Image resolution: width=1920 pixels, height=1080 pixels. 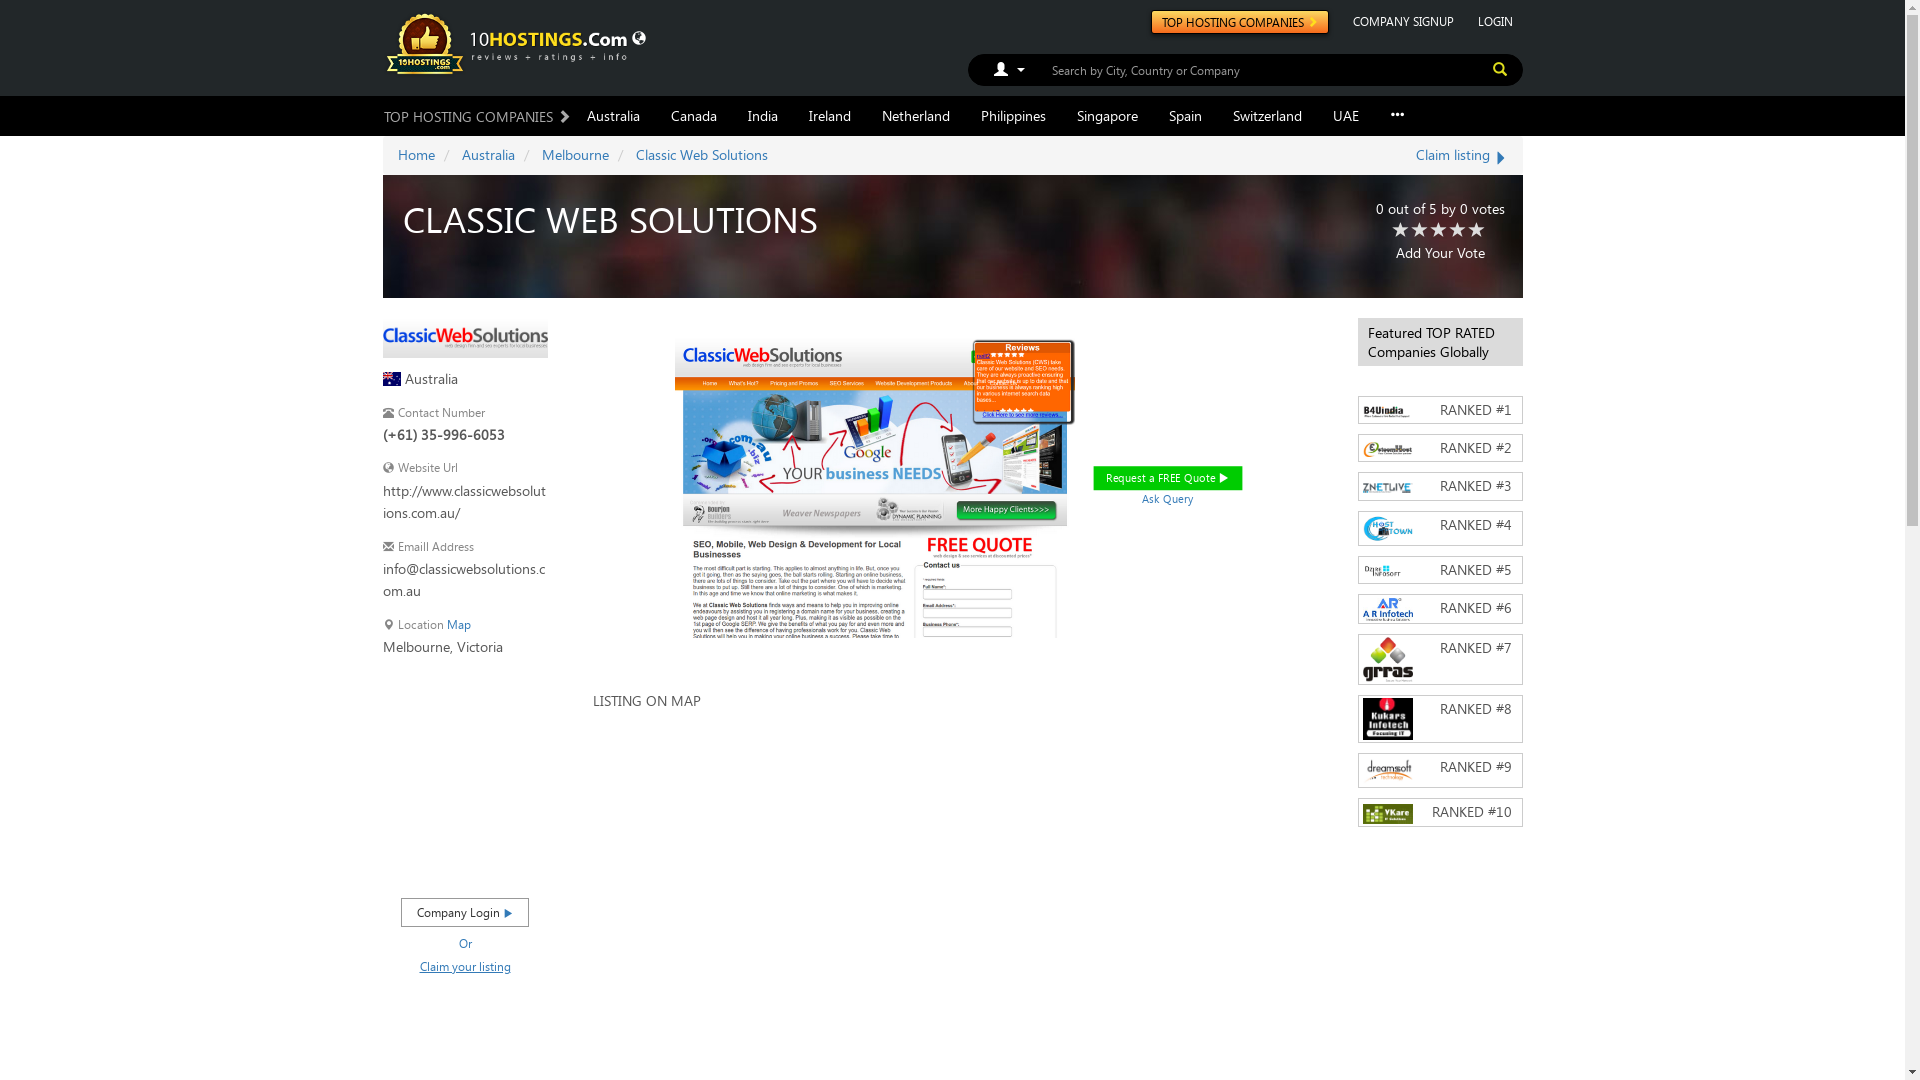 What do you see at coordinates (1185, 115) in the screenshot?
I see `'Spain'` at bounding box center [1185, 115].